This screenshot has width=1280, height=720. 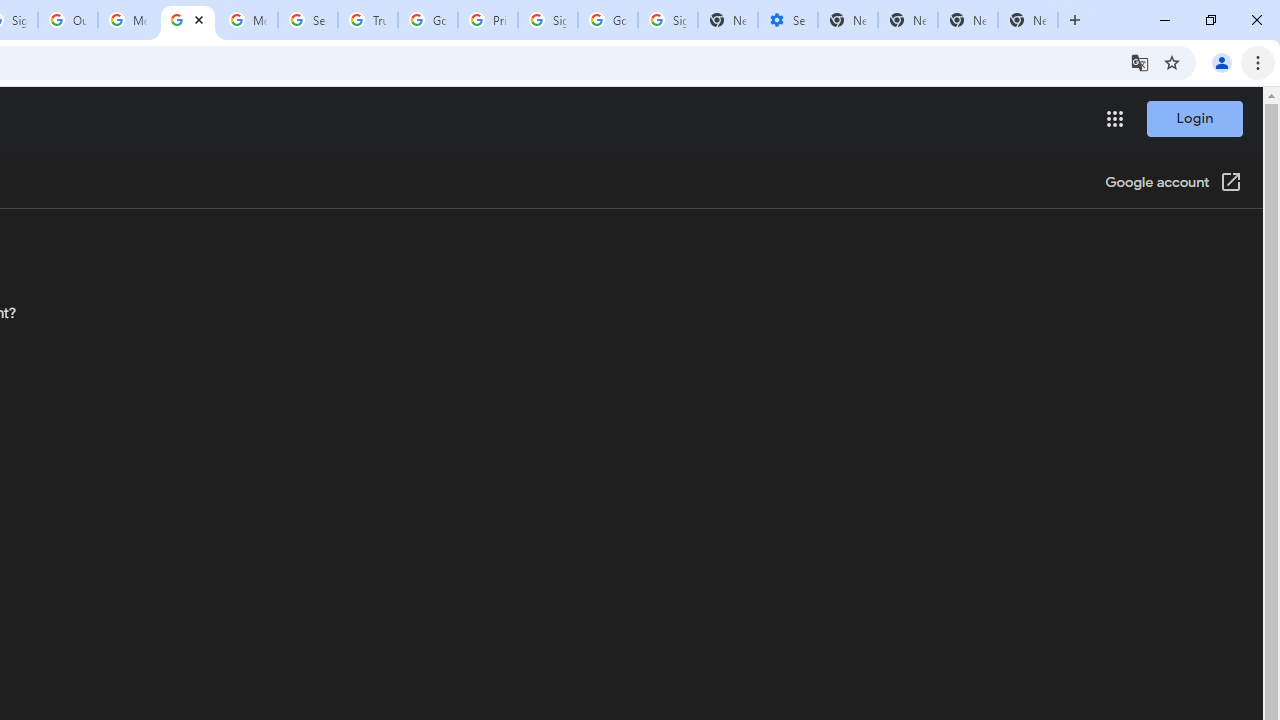 I want to click on 'New Tab', so click(x=1028, y=20).